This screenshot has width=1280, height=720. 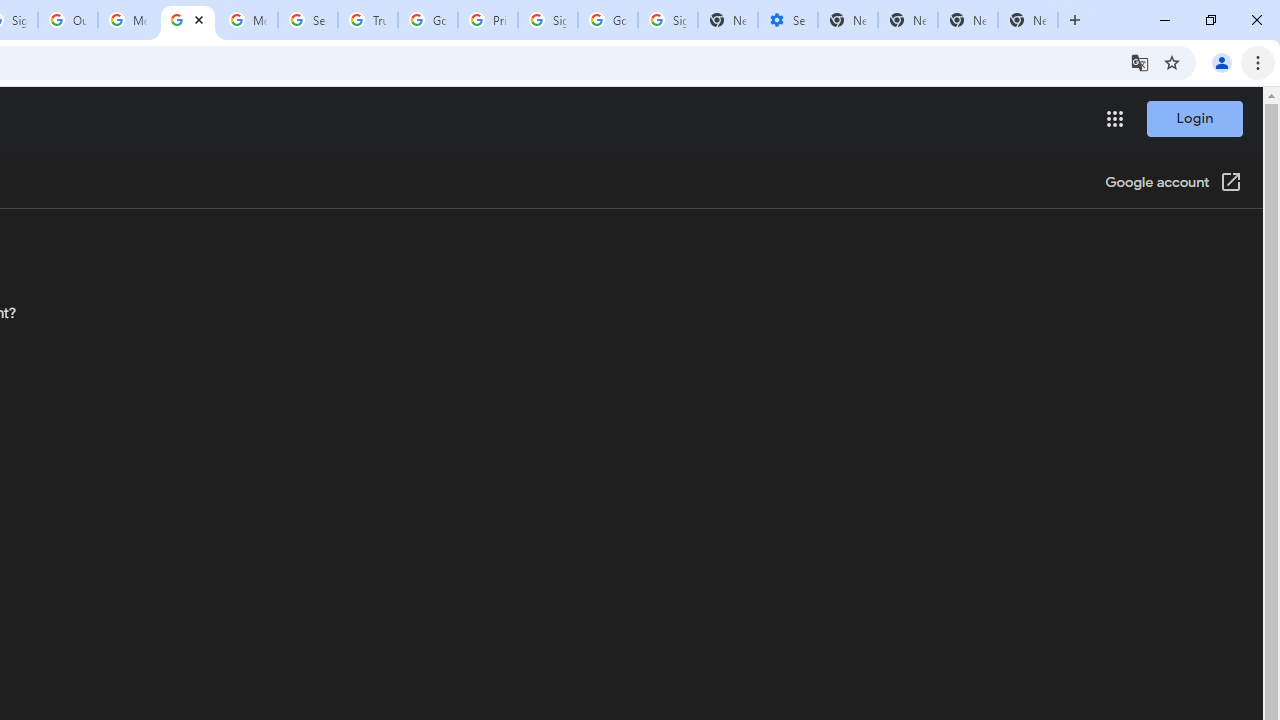 I want to click on 'New Tab', so click(x=1028, y=20).